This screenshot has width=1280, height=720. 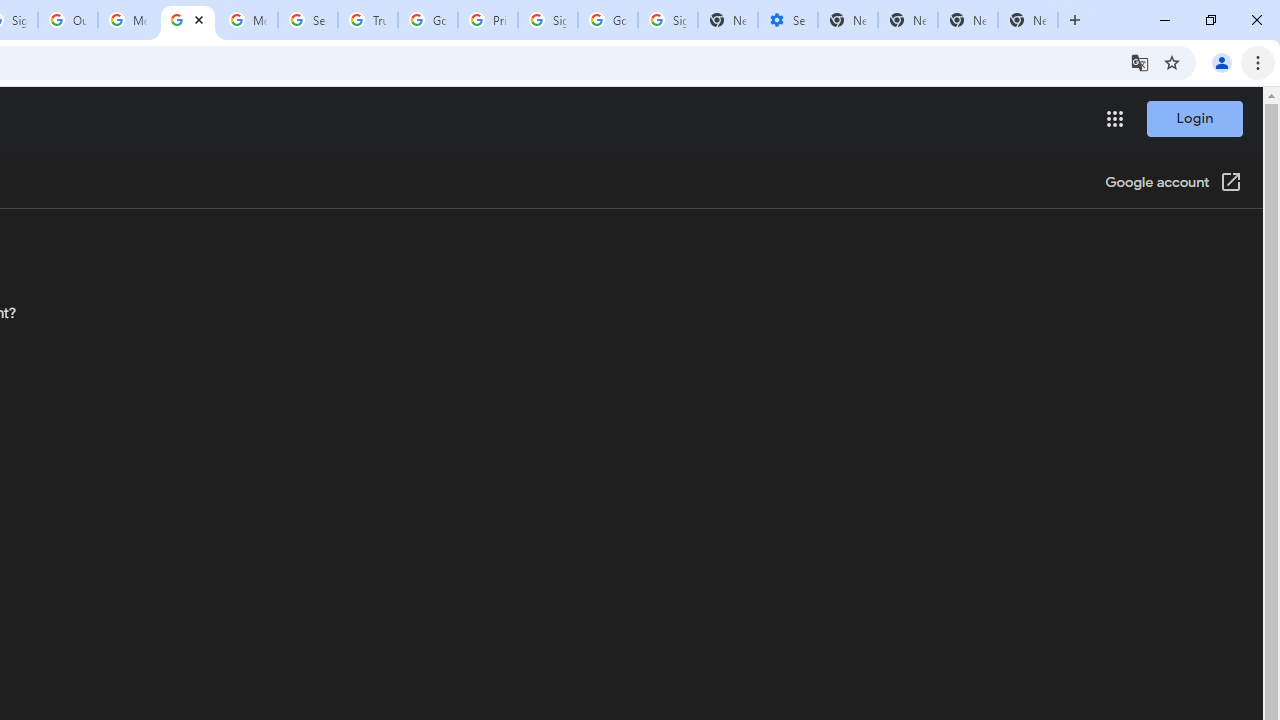 I want to click on 'New Tab', so click(x=1028, y=20).